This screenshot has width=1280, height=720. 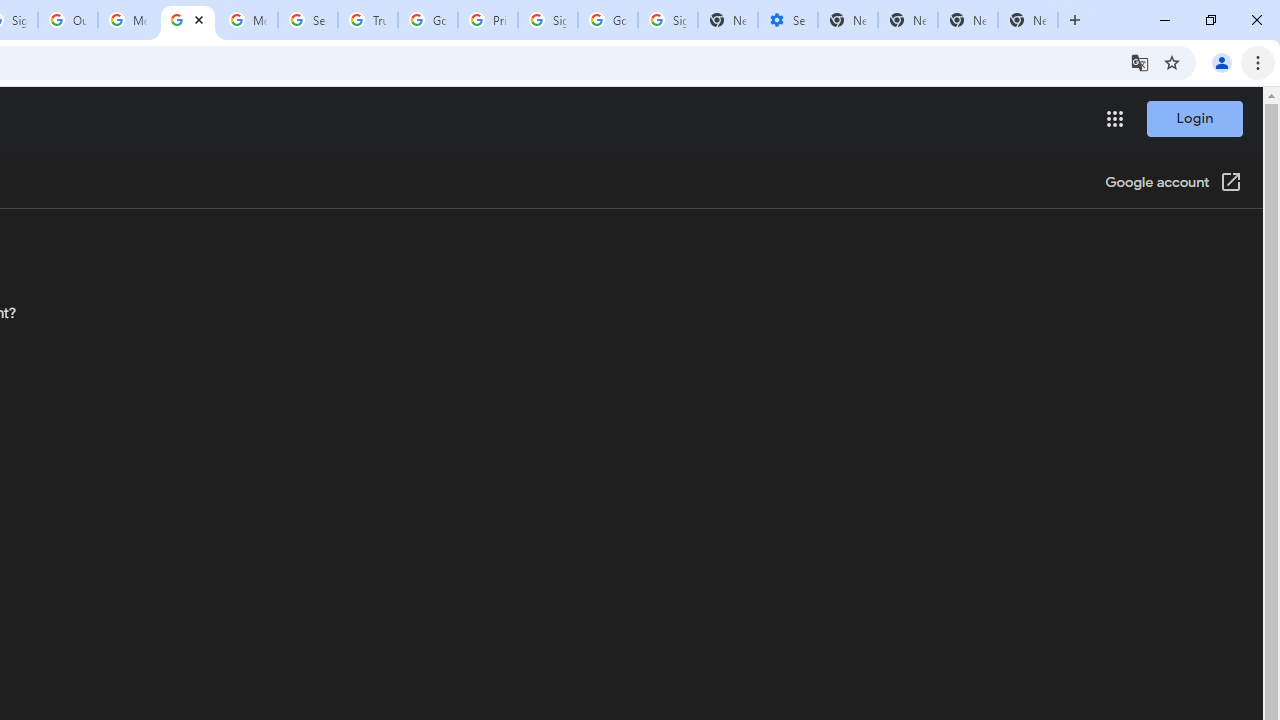 I want to click on 'New Tab', so click(x=1028, y=20).